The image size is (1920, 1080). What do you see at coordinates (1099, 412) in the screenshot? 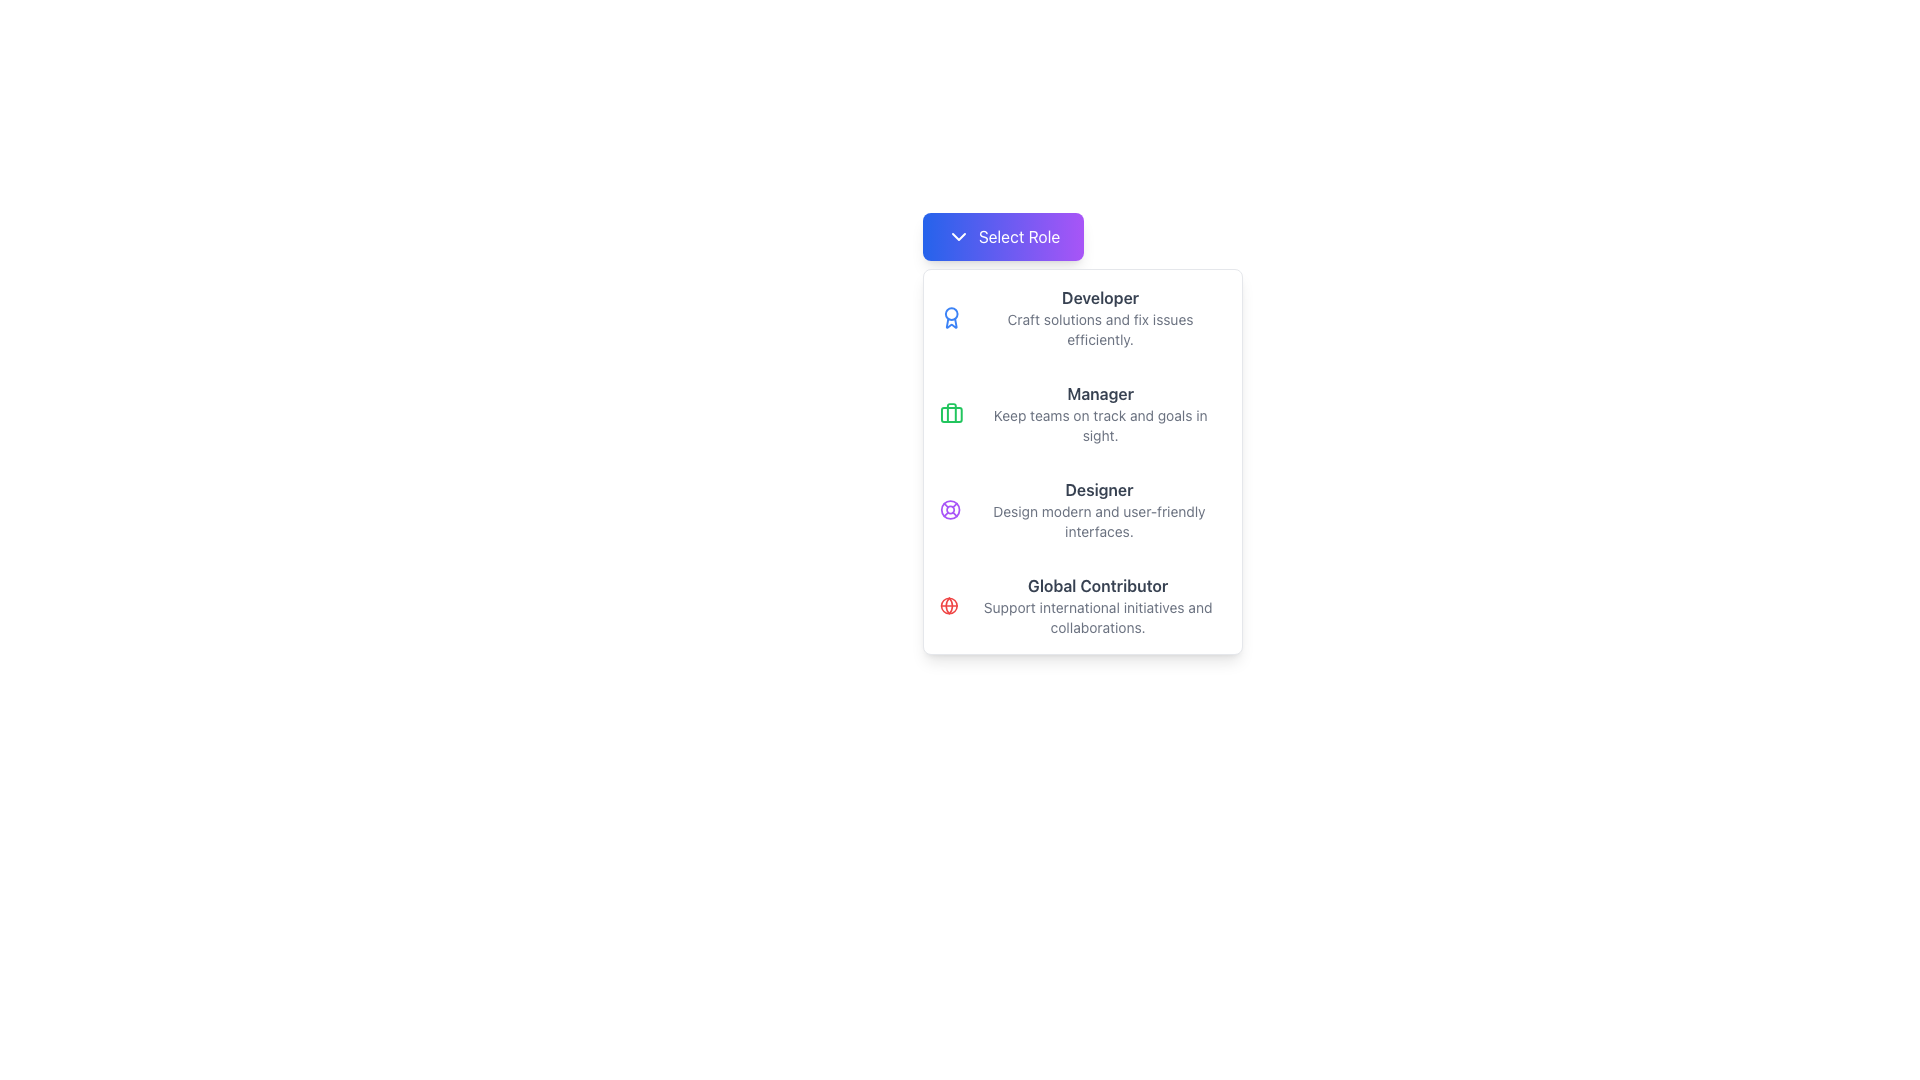
I see `the 'Manager' role text label in the dropdown card` at bounding box center [1099, 412].